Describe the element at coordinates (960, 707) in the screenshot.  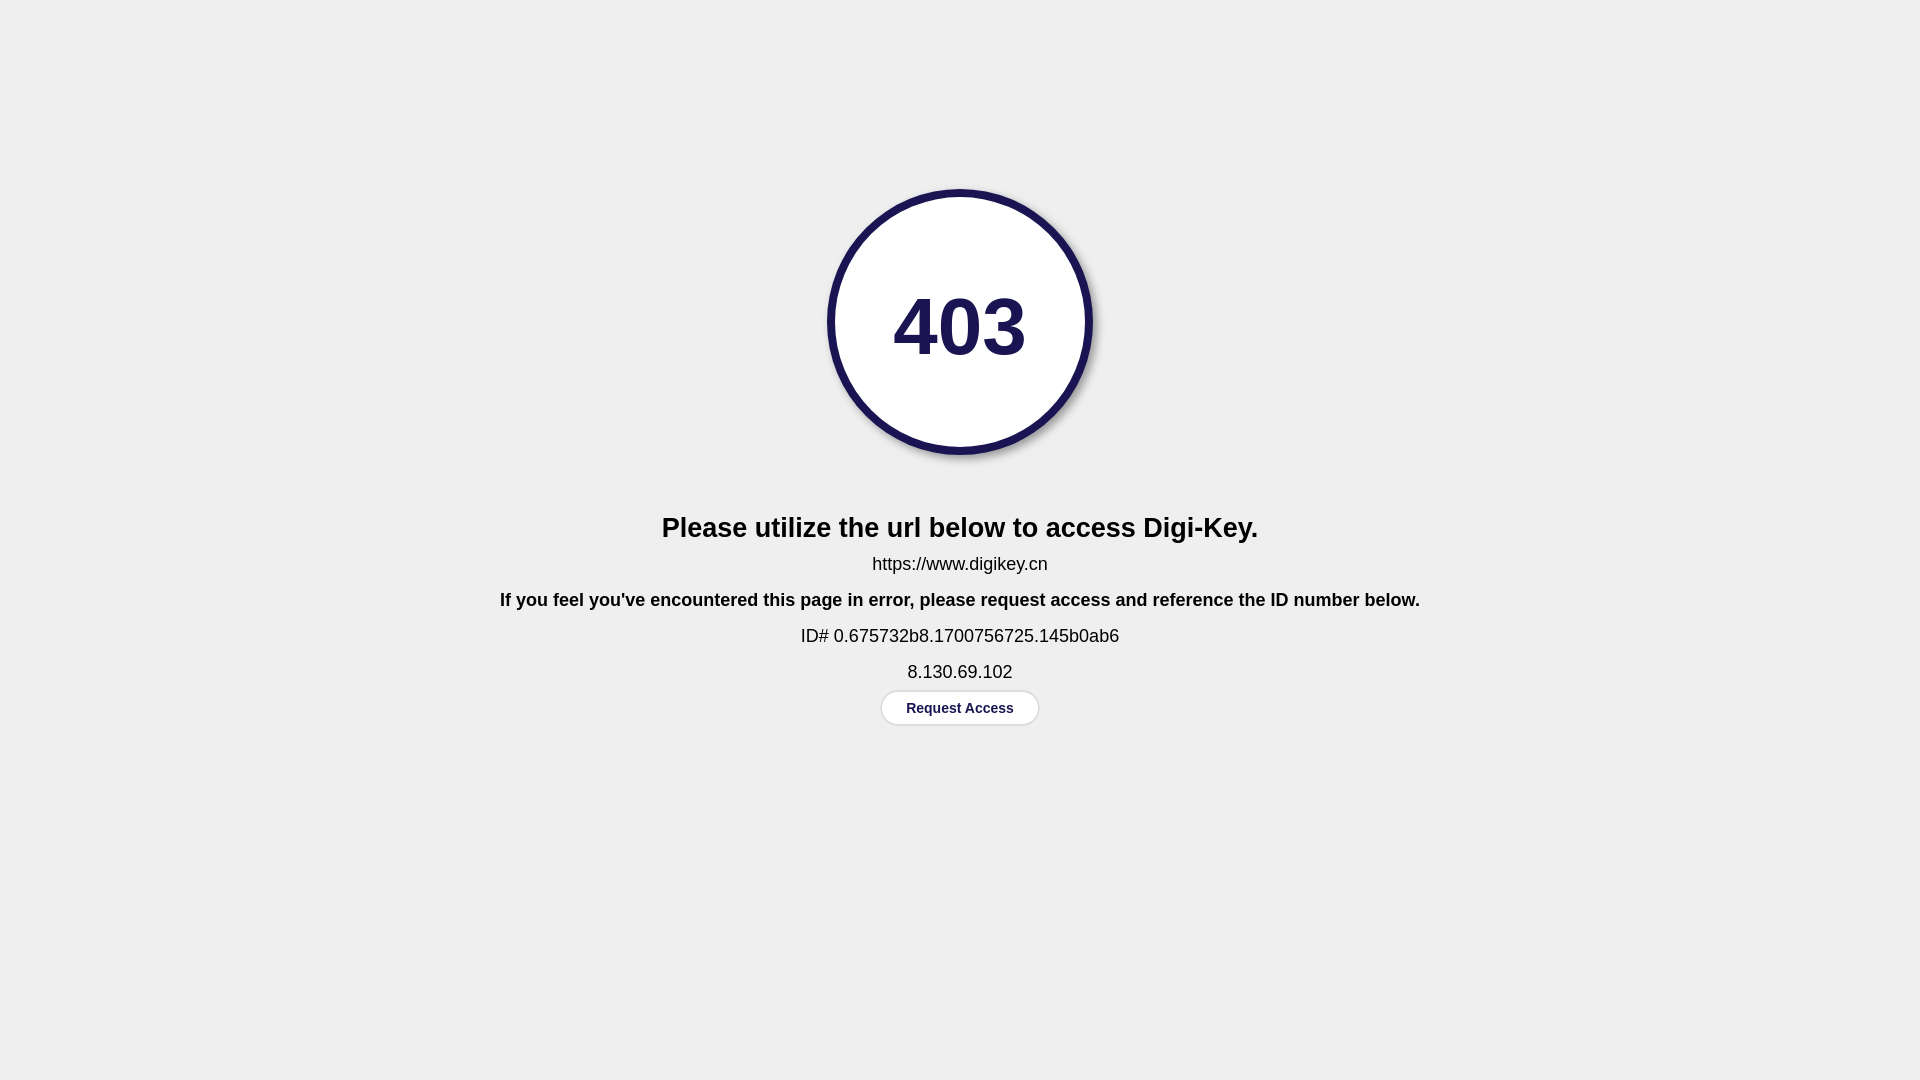
I see `'Request Access'` at that location.